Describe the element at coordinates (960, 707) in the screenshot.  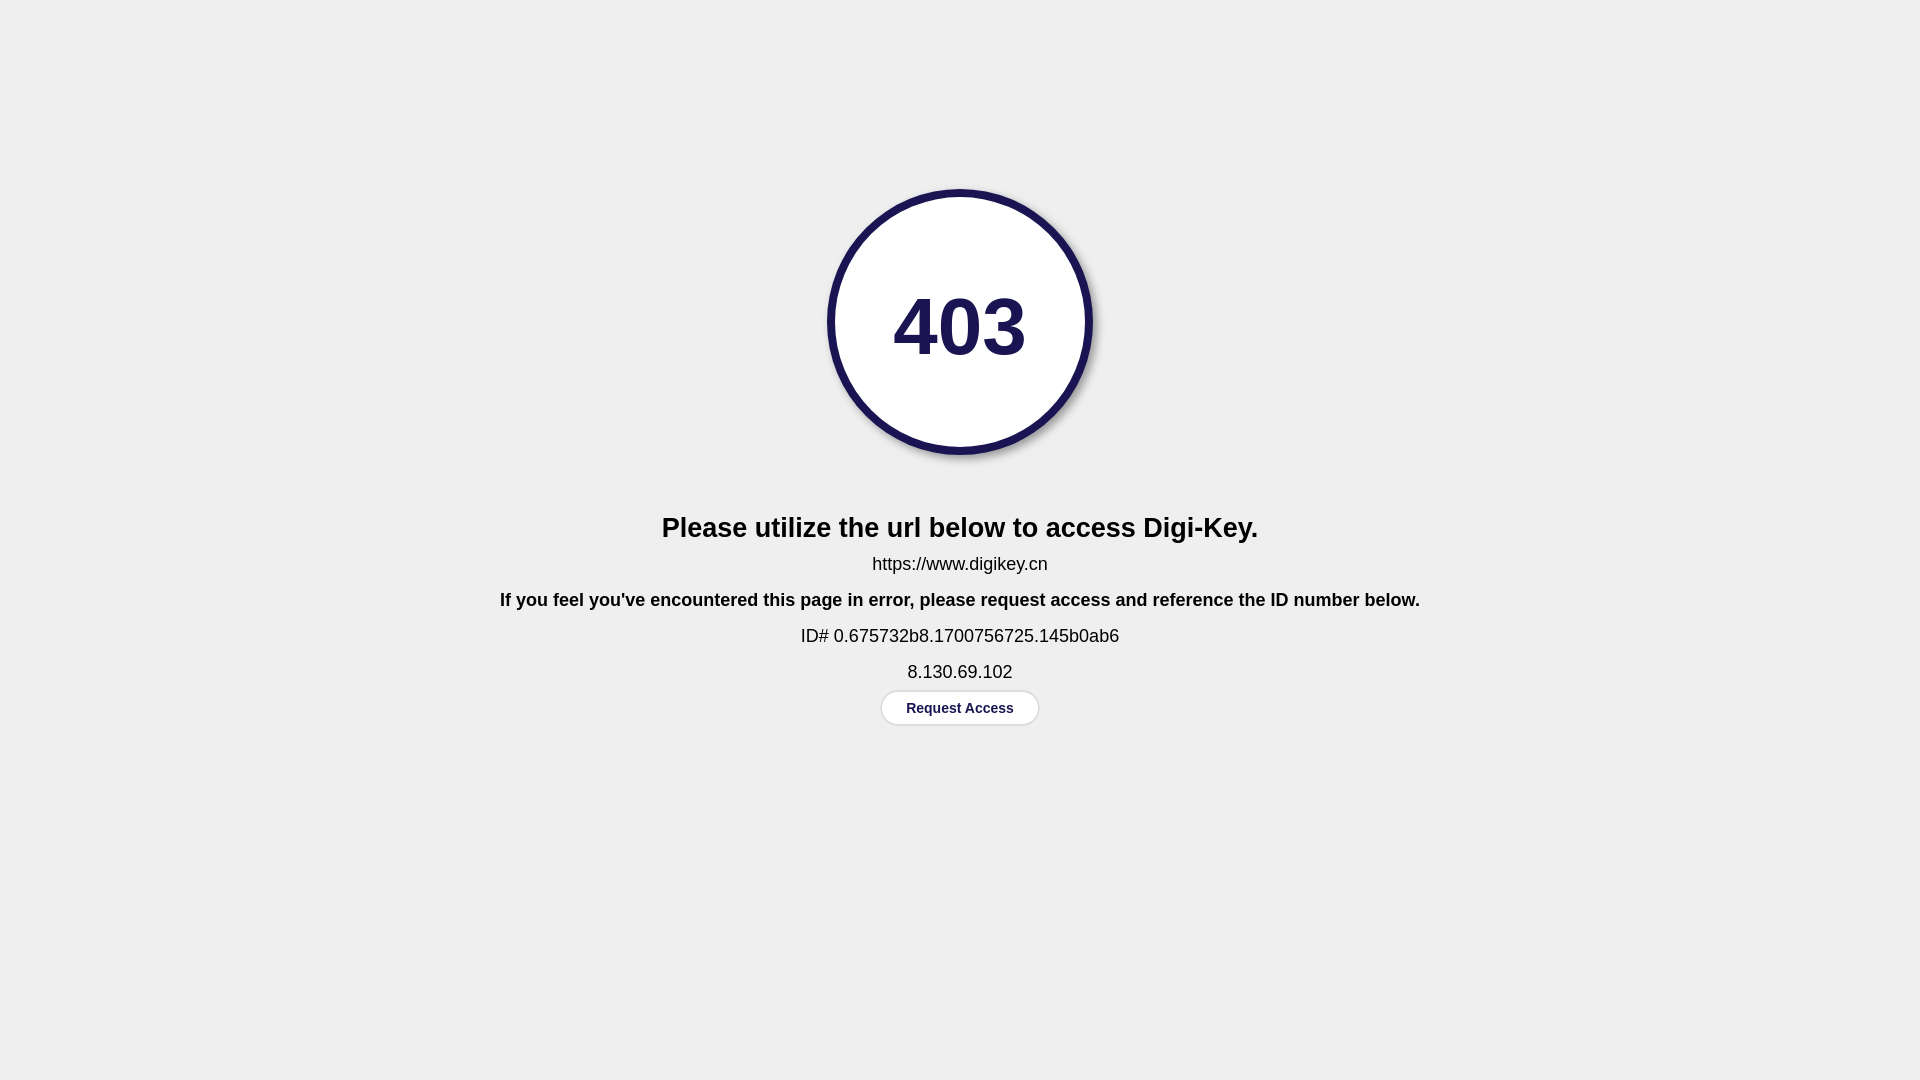
I see `'Request Access'` at that location.